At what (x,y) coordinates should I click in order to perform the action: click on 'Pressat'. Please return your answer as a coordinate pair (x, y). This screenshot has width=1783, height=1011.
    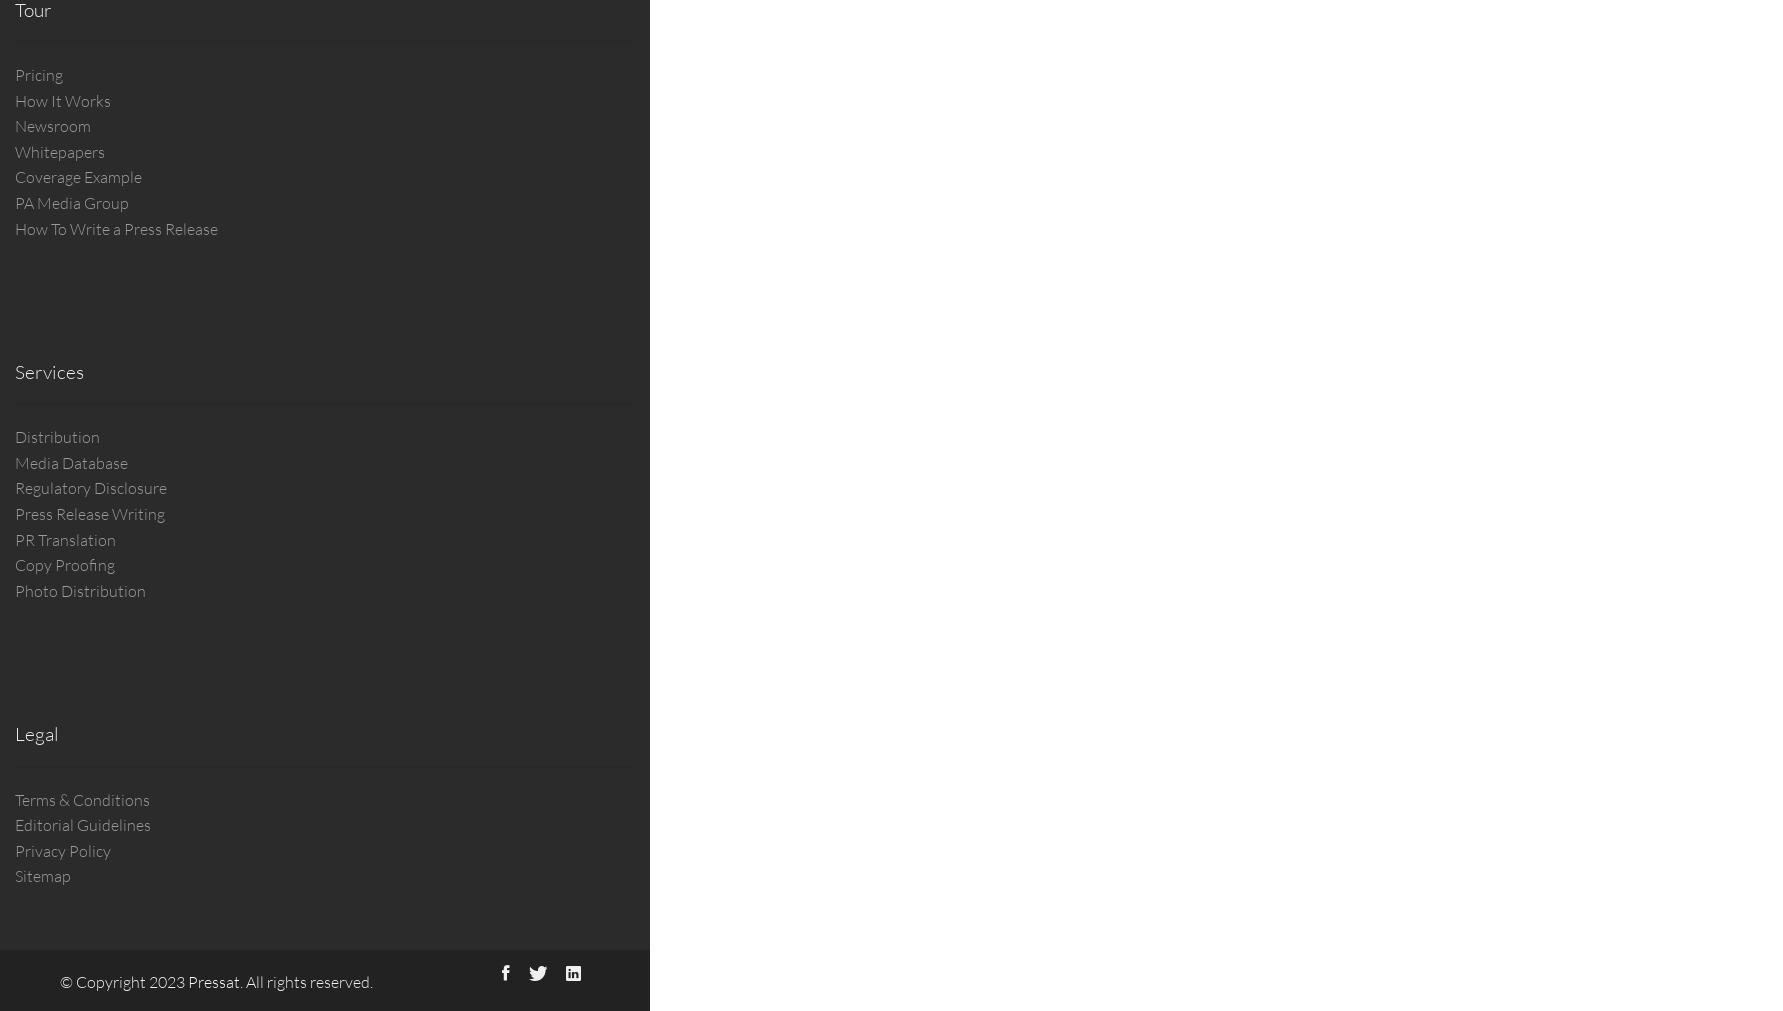
    Looking at the image, I should click on (186, 980).